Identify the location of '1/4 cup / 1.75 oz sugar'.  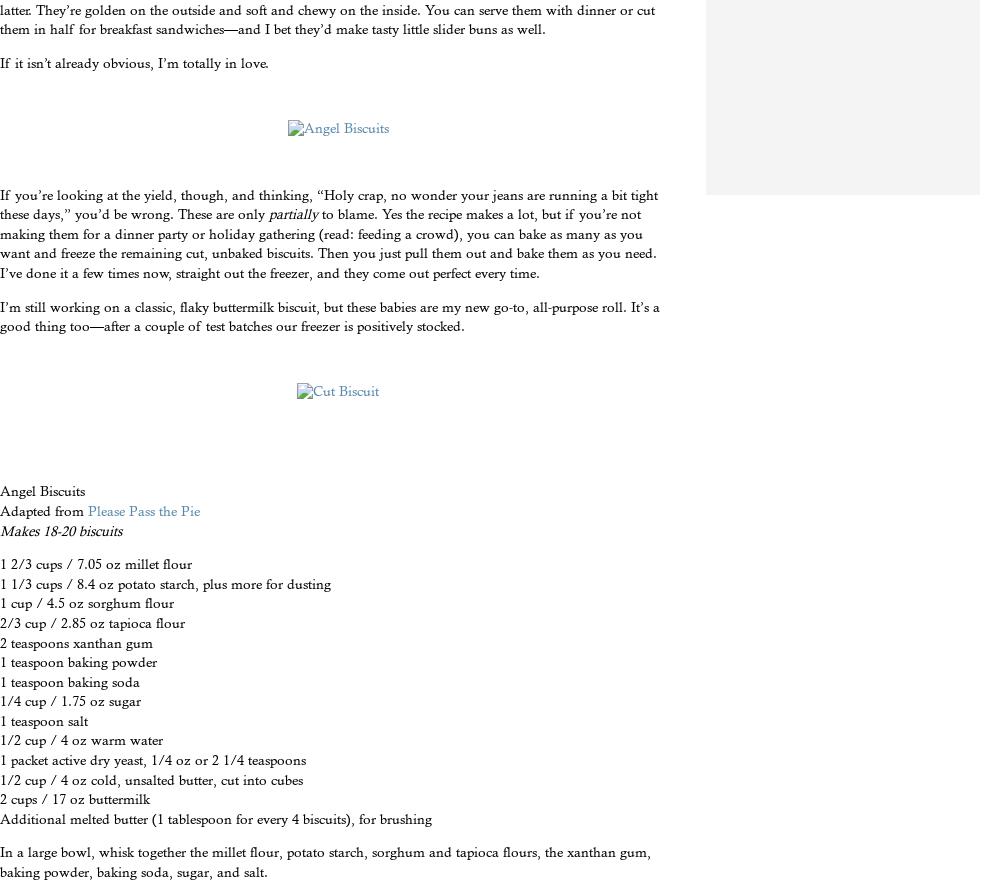
(0, 699).